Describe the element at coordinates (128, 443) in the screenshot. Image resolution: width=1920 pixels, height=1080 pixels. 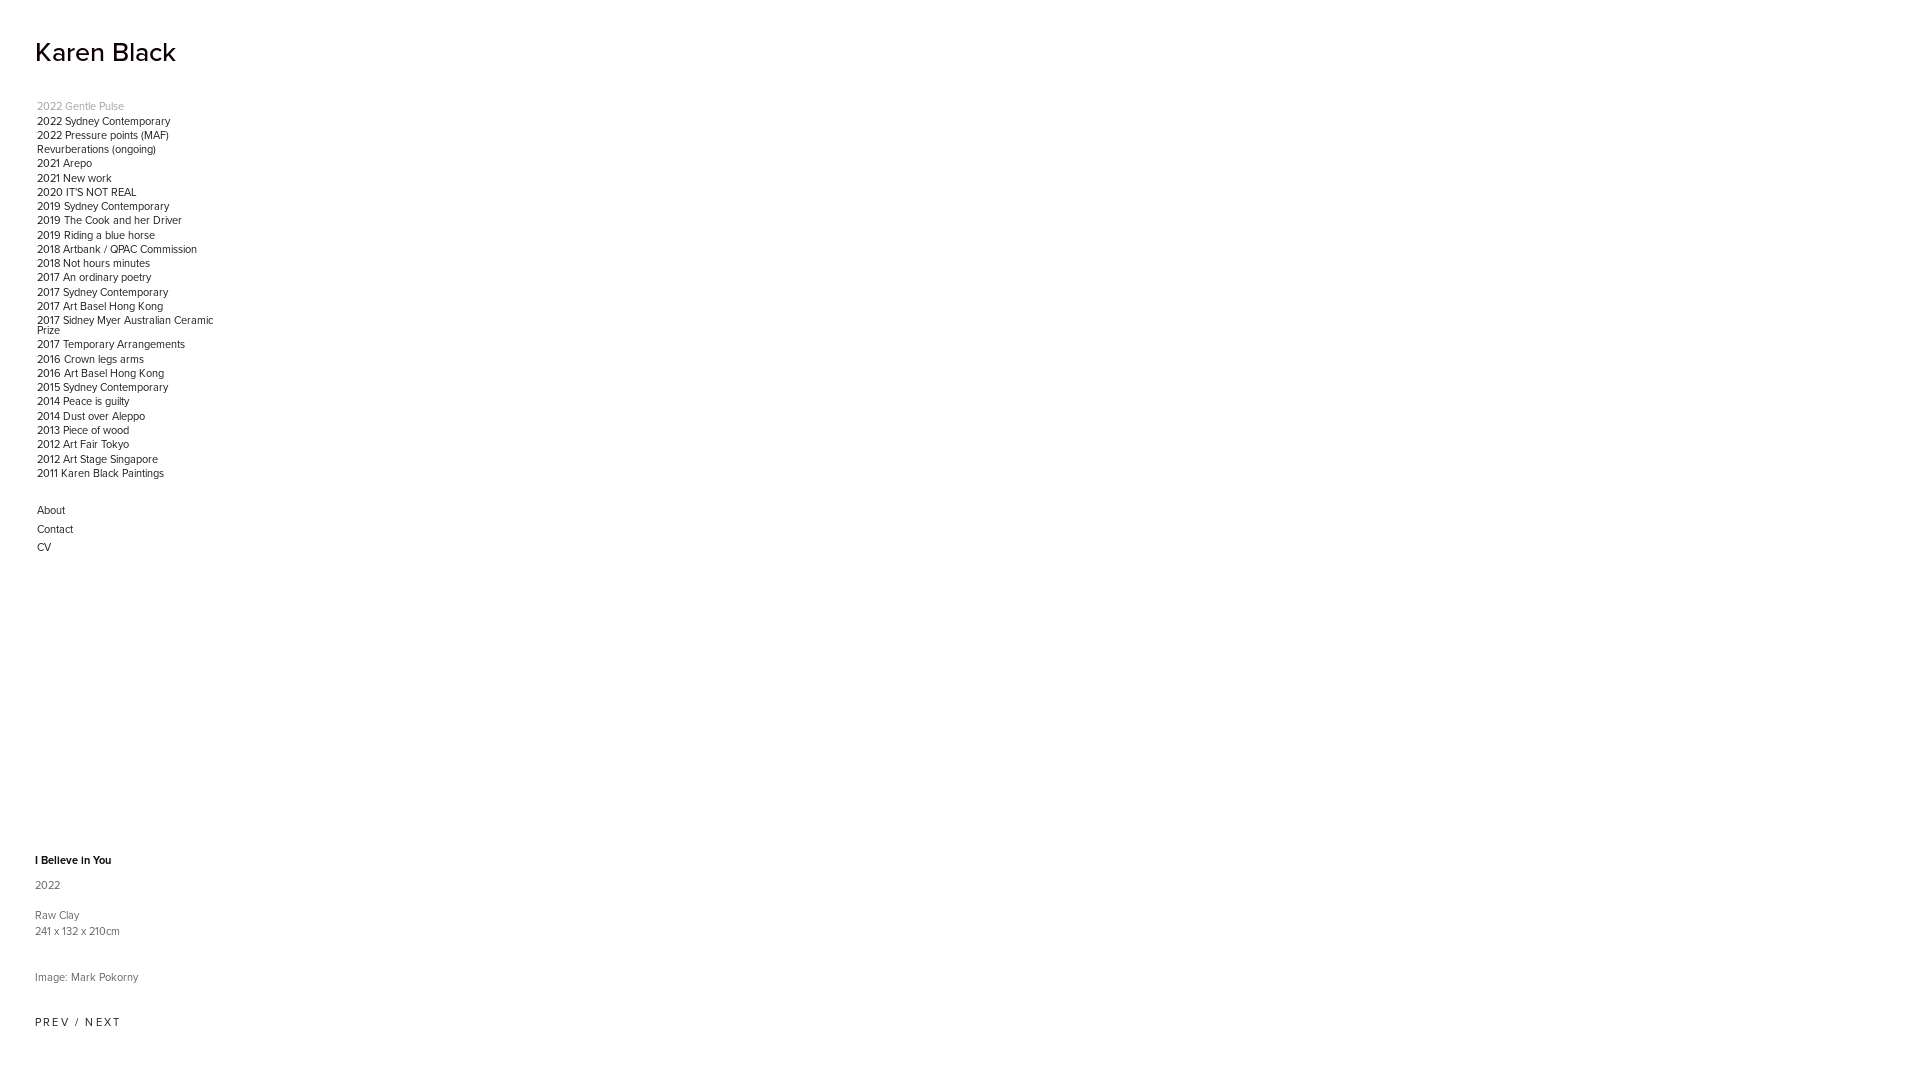
I see `'2012 Art Fair Tokyo'` at that location.